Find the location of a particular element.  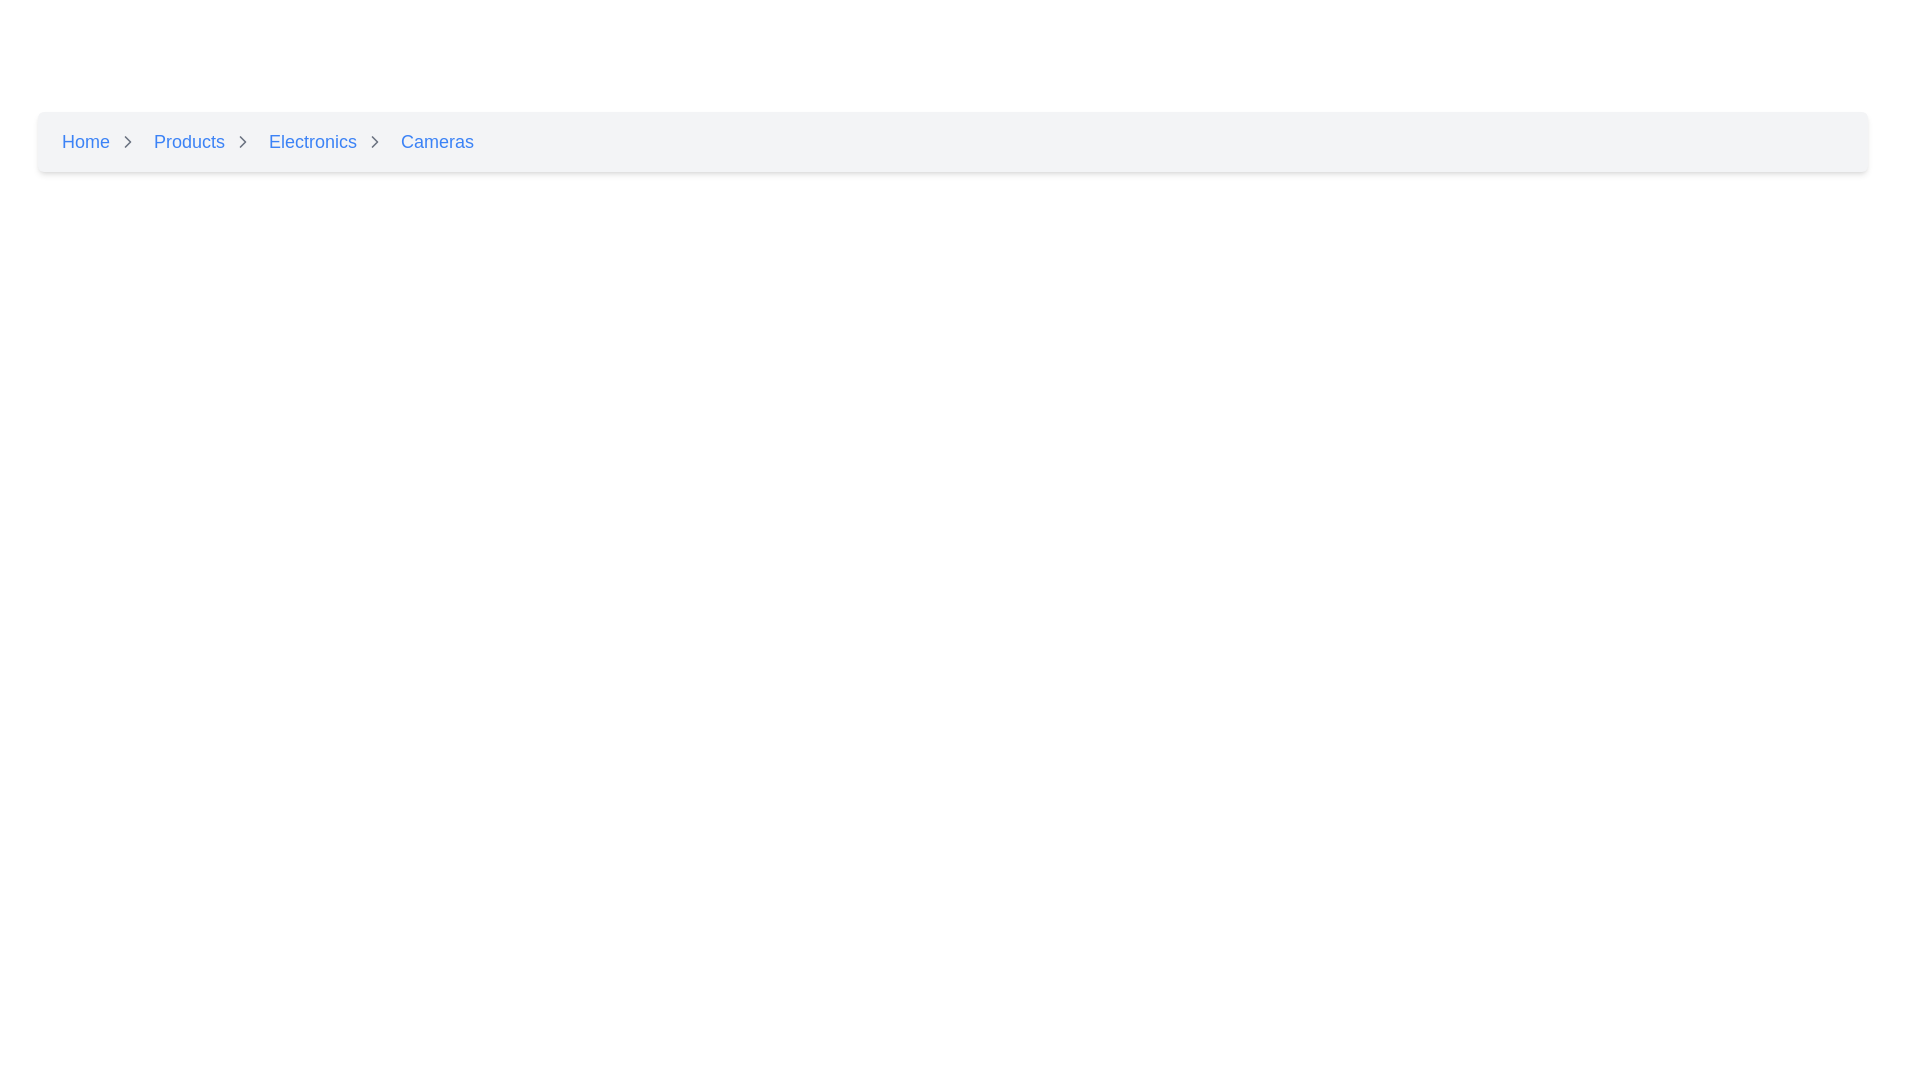

the breadcrumb separator icon positioned between the 'Products' and 'Electronics' links to indicate navigational hierarchy is located at coordinates (242, 141).